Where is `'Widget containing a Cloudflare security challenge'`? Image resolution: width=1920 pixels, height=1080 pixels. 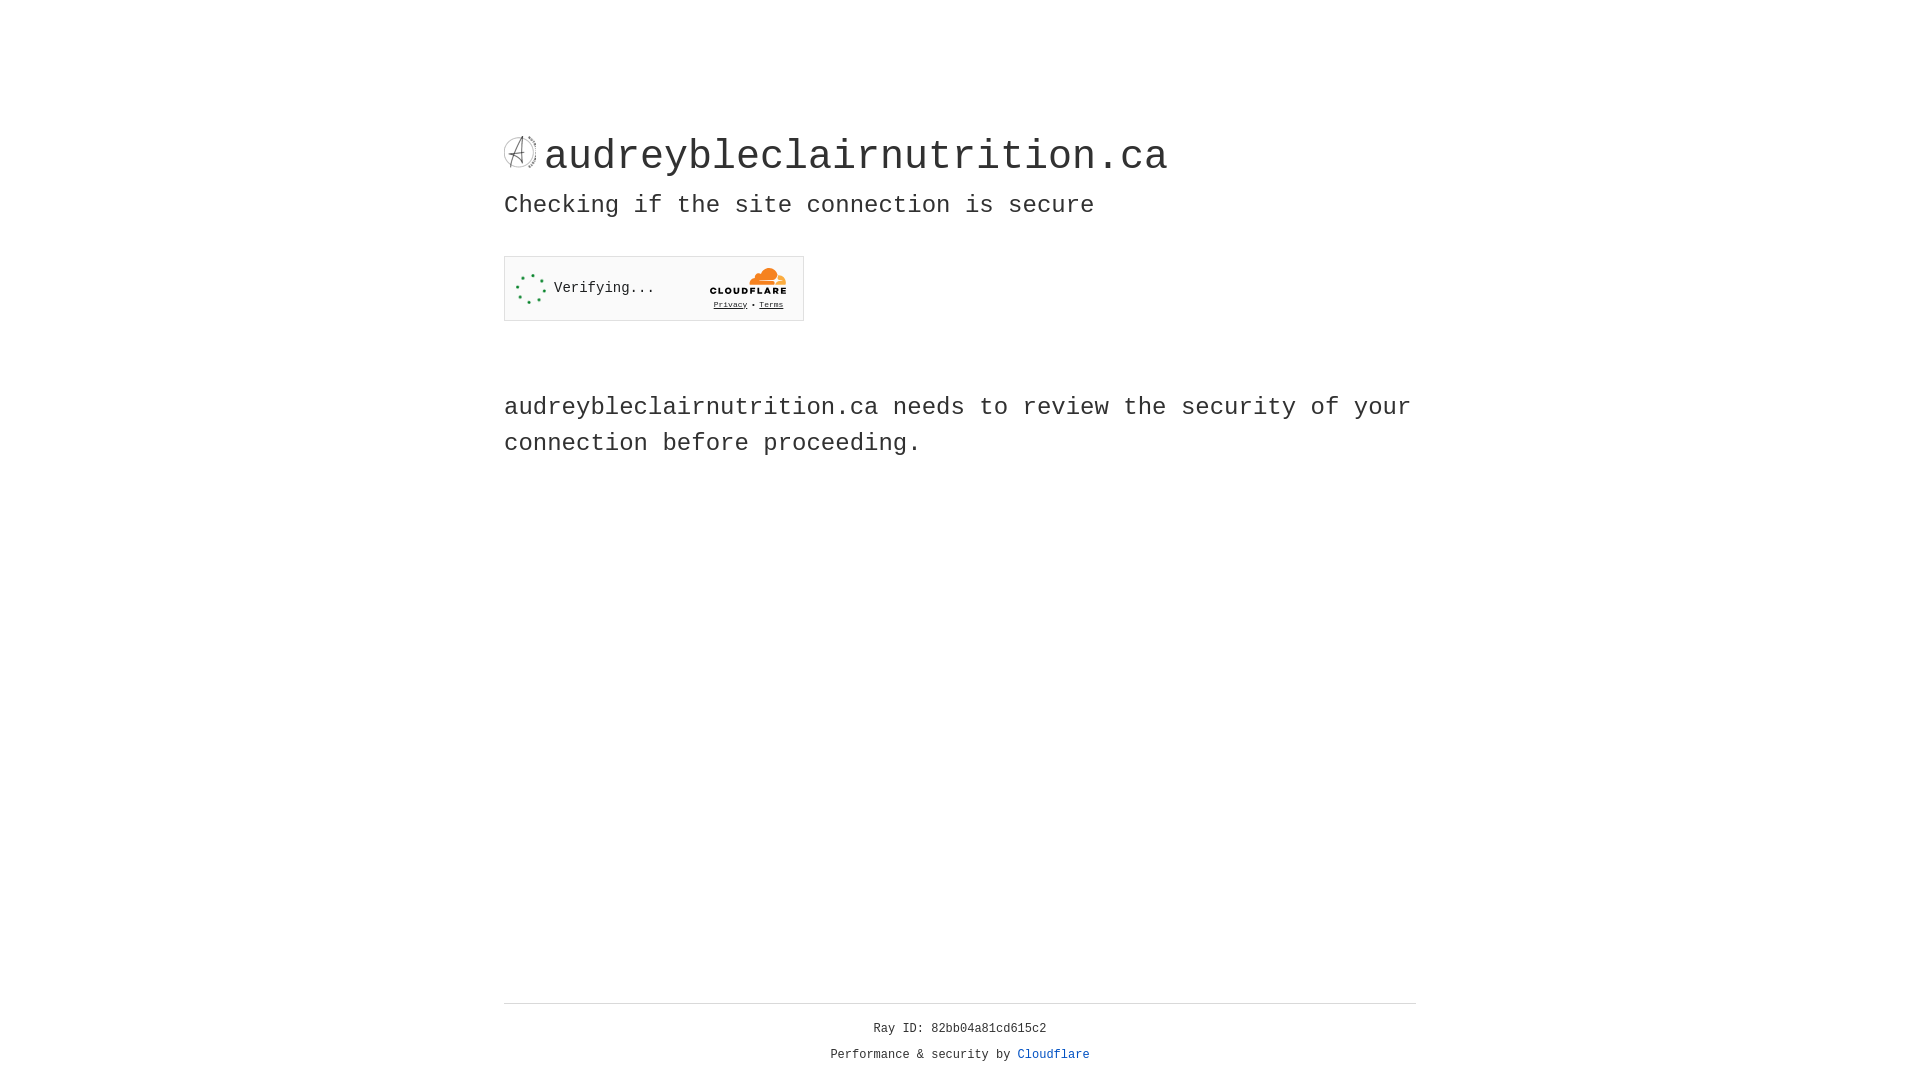
'Widget containing a Cloudflare security challenge' is located at coordinates (653, 288).